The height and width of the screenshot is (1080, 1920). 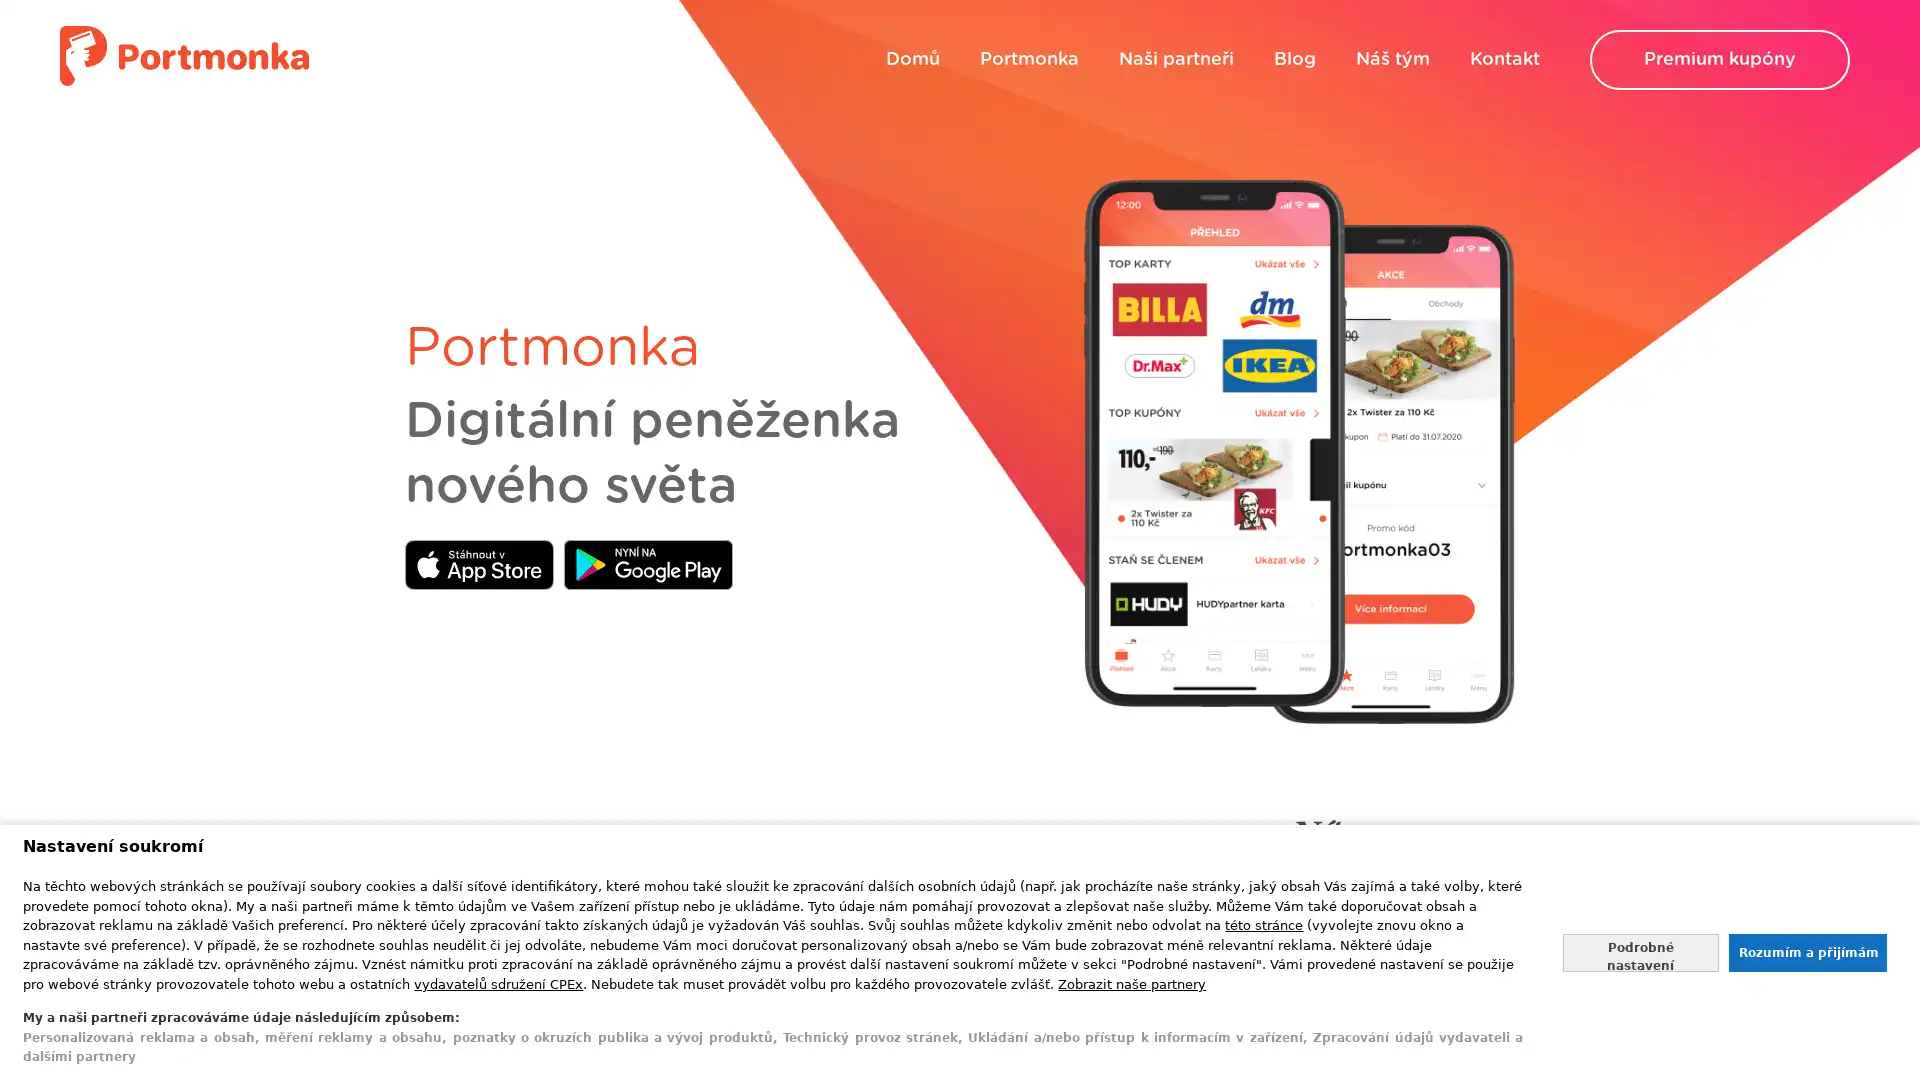 I want to click on Souhlasit s nasim zpracovanim udaju a zavrit, so click(x=1806, y=951).